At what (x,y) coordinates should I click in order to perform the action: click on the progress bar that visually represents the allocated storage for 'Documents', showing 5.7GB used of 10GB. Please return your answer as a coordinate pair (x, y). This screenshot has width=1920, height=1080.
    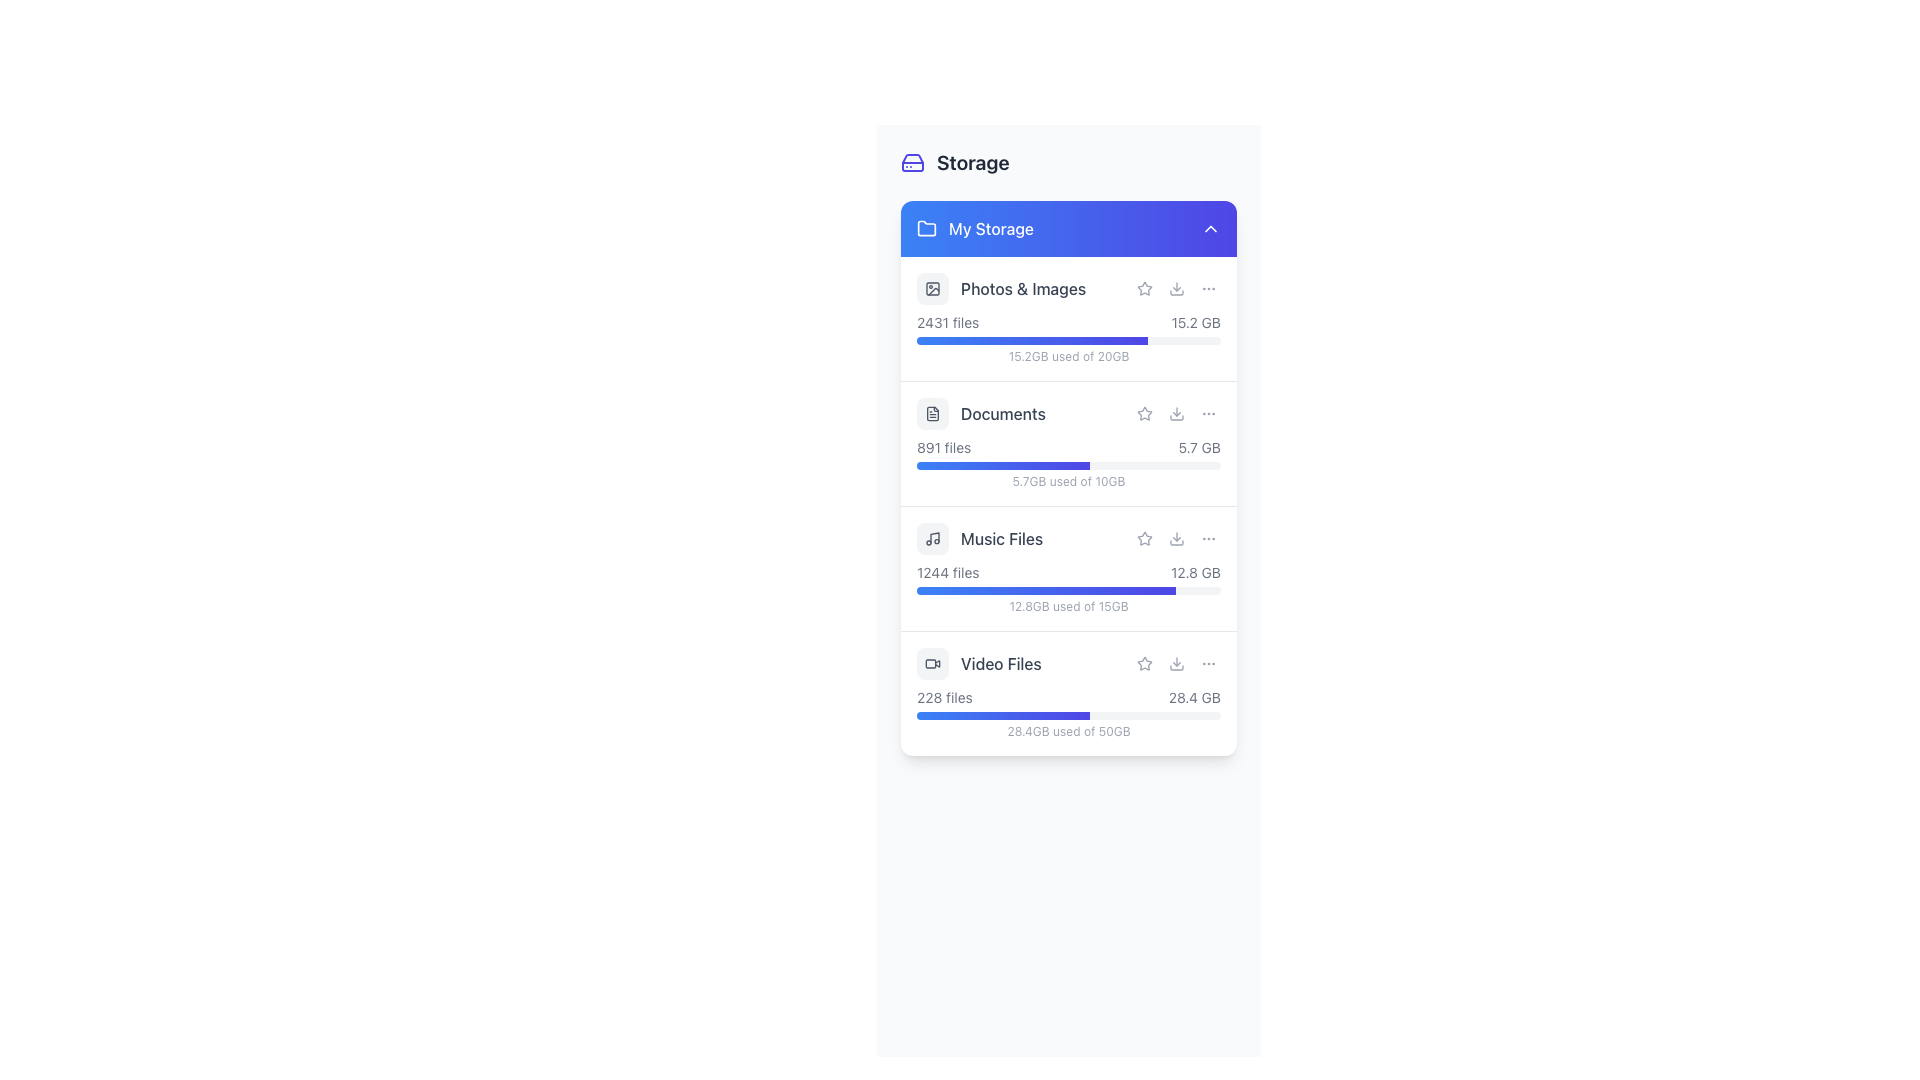
    Looking at the image, I should click on (1003, 466).